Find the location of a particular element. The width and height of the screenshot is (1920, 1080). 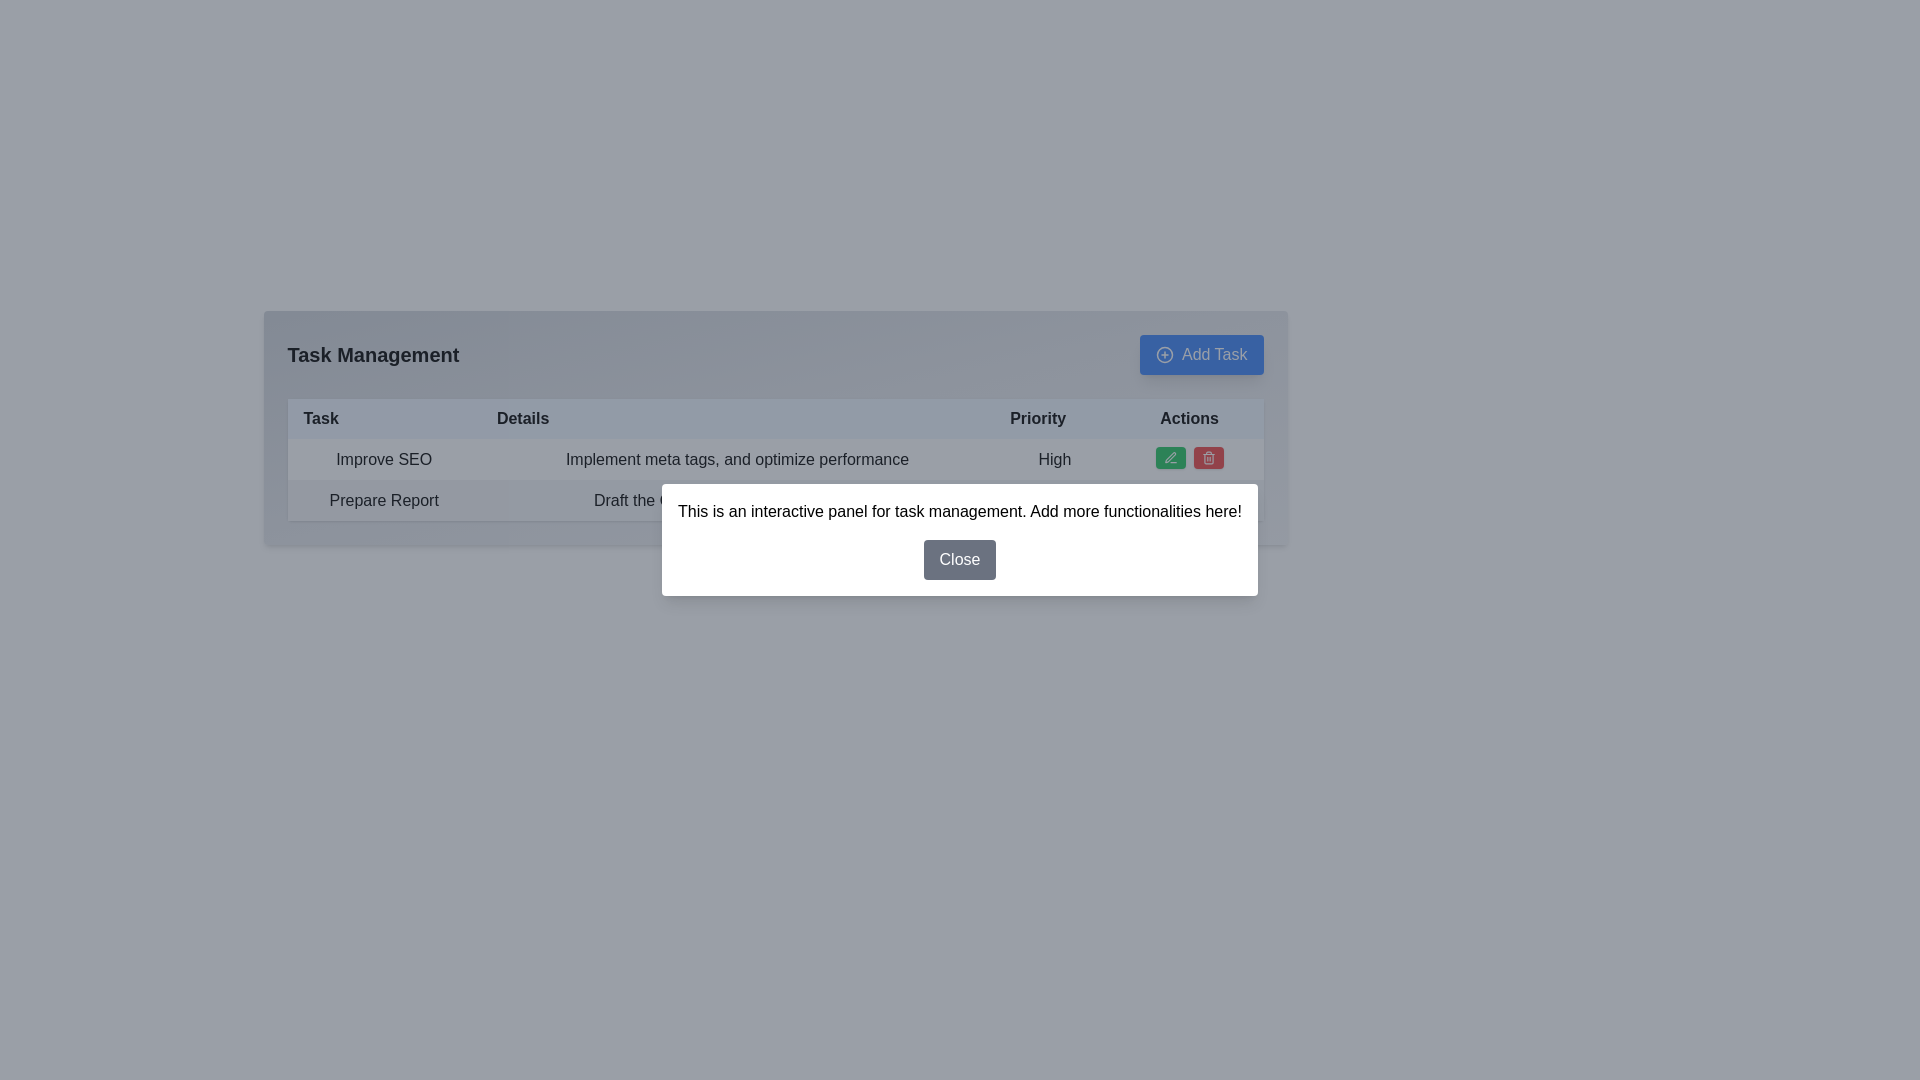

the edit button with a green background and pen icon located in the 'Actions' column for the task titled 'Improve SEO' is located at coordinates (1170, 458).